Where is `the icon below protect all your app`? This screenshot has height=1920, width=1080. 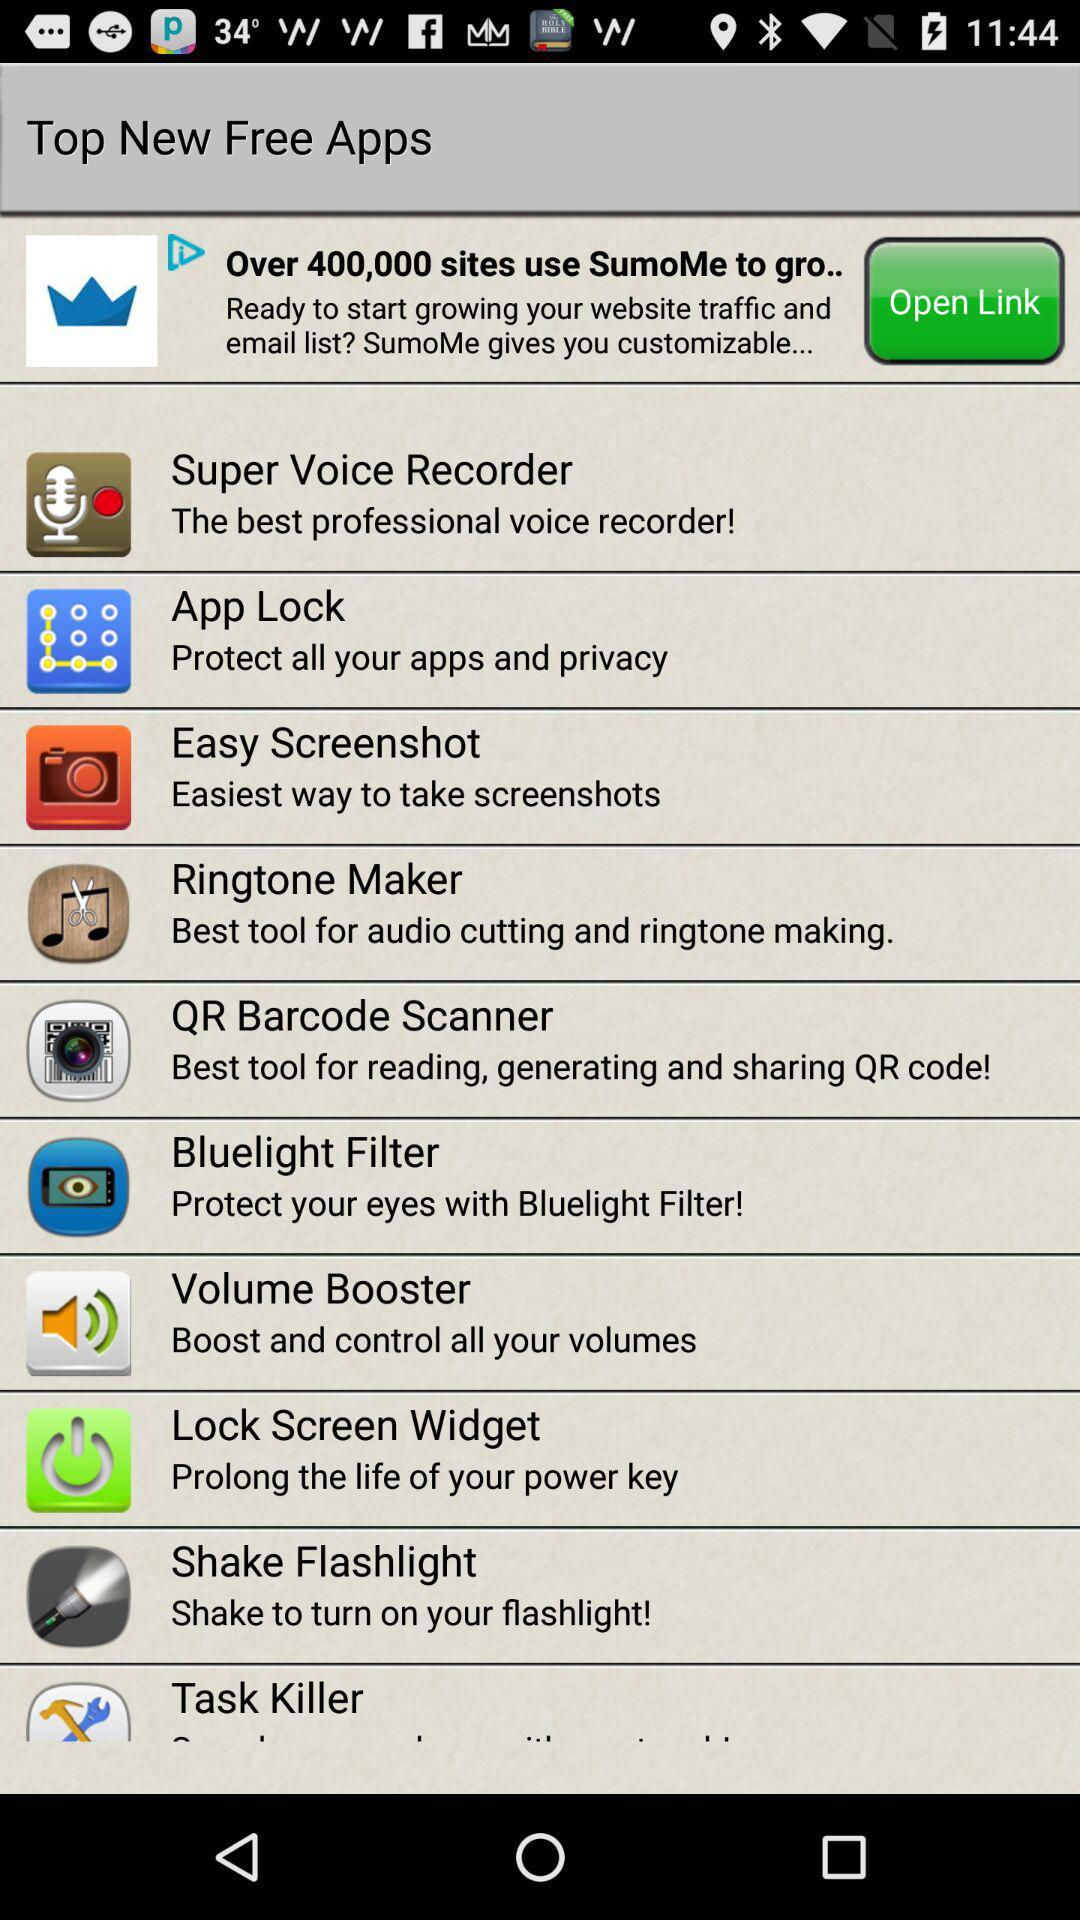
the icon below protect all your app is located at coordinates (624, 739).